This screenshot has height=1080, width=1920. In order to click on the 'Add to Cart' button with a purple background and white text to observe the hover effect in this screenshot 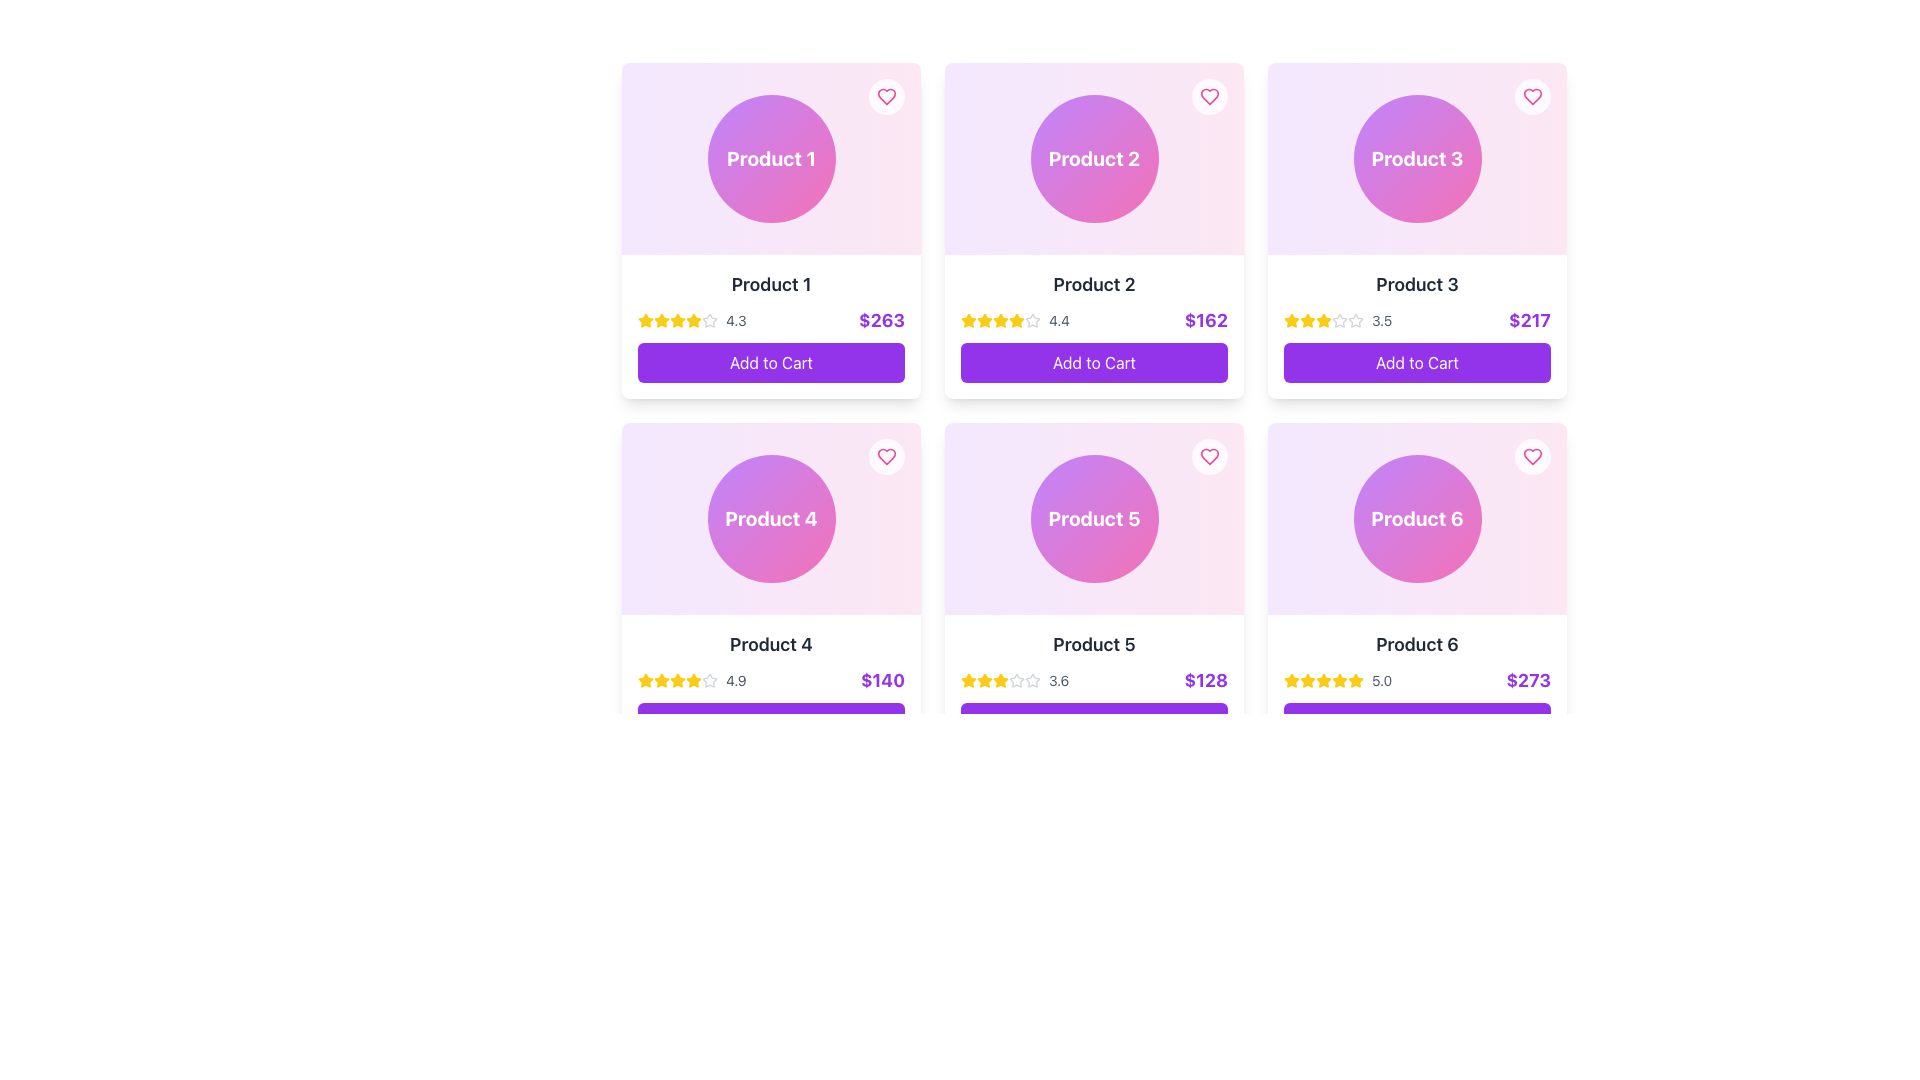, I will do `click(1416, 722)`.